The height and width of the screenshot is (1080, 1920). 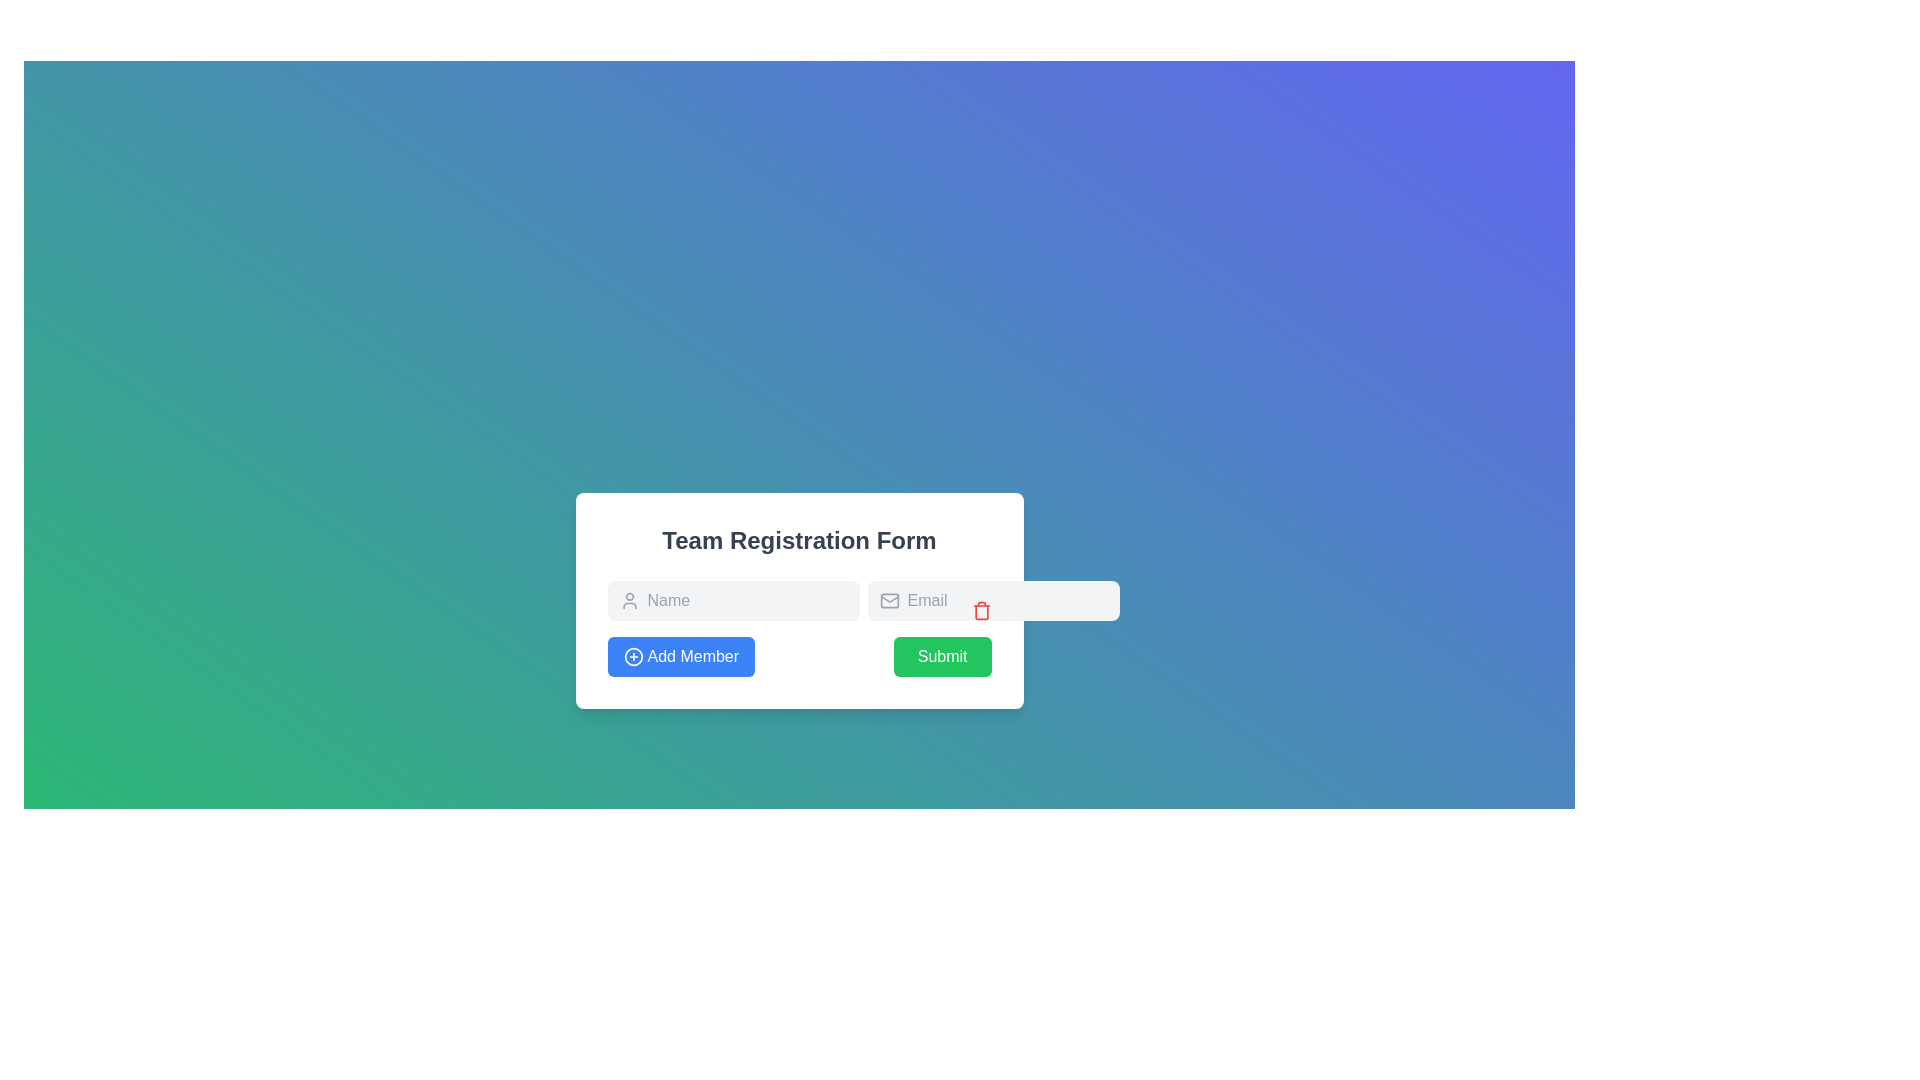 I want to click on the body of the trash icon, which is the second part of the group in the minimalistic design, so click(x=981, y=611).